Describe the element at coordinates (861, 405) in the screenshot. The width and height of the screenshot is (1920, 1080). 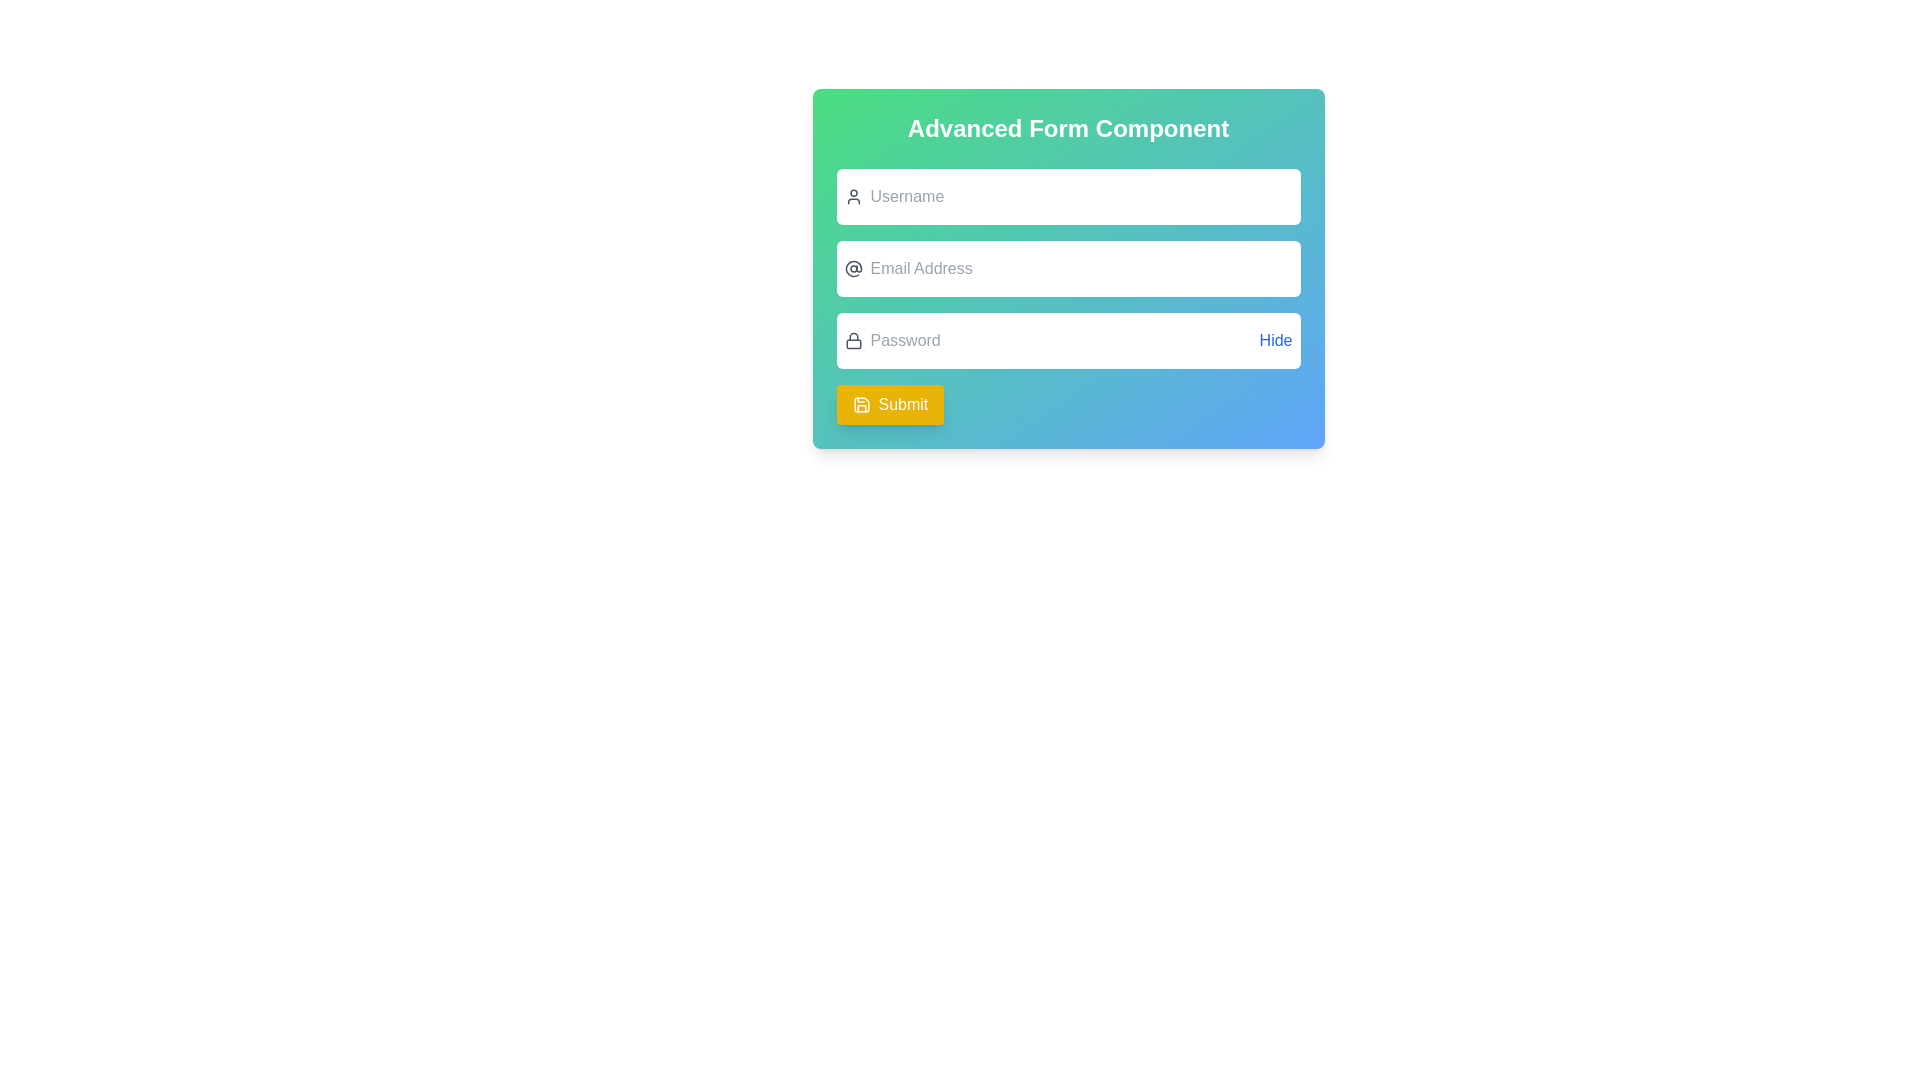
I see `the save action icon located at the center of the 'Submit' button, which is bright yellow and positioned at the bottom-left corner of the form` at that location.